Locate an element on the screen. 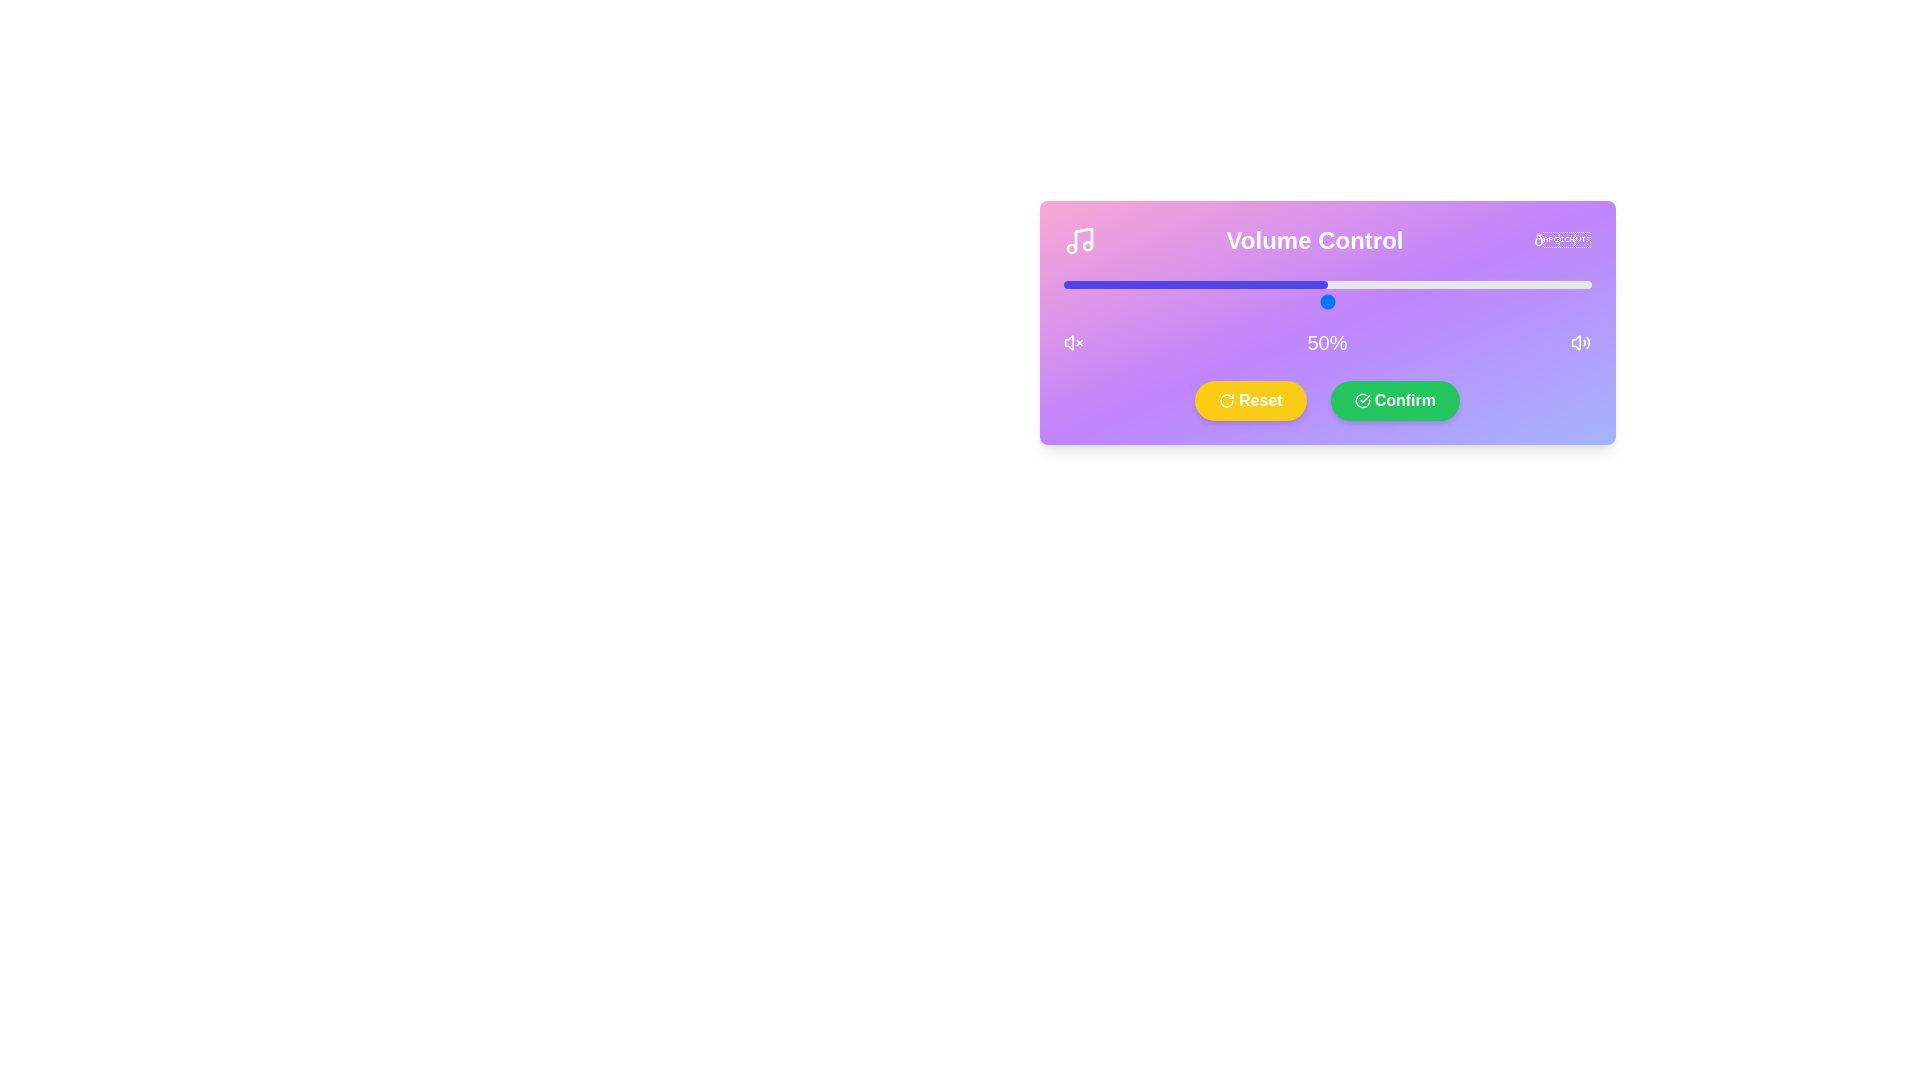 This screenshot has height=1080, width=1920. the slider is located at coordinates (1169, 301).